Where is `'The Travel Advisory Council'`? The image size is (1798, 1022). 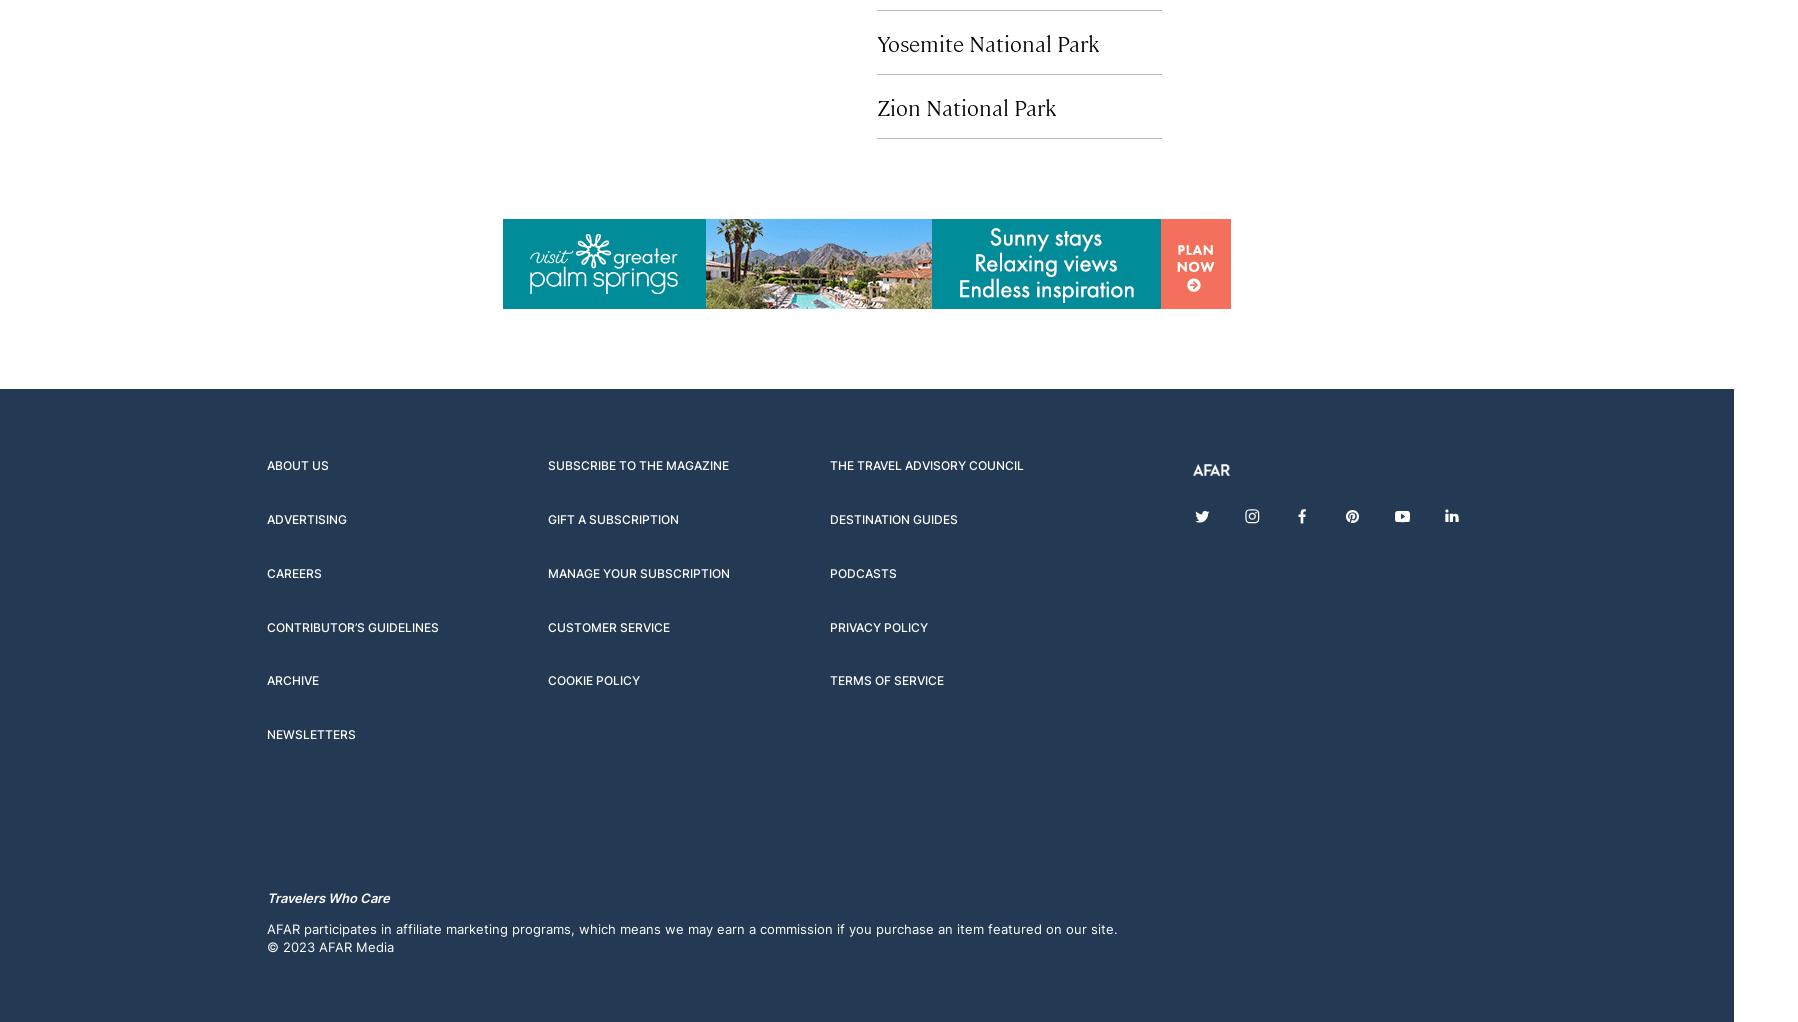 'The Travel Advisory Council' is located at coordinates (829, 464).